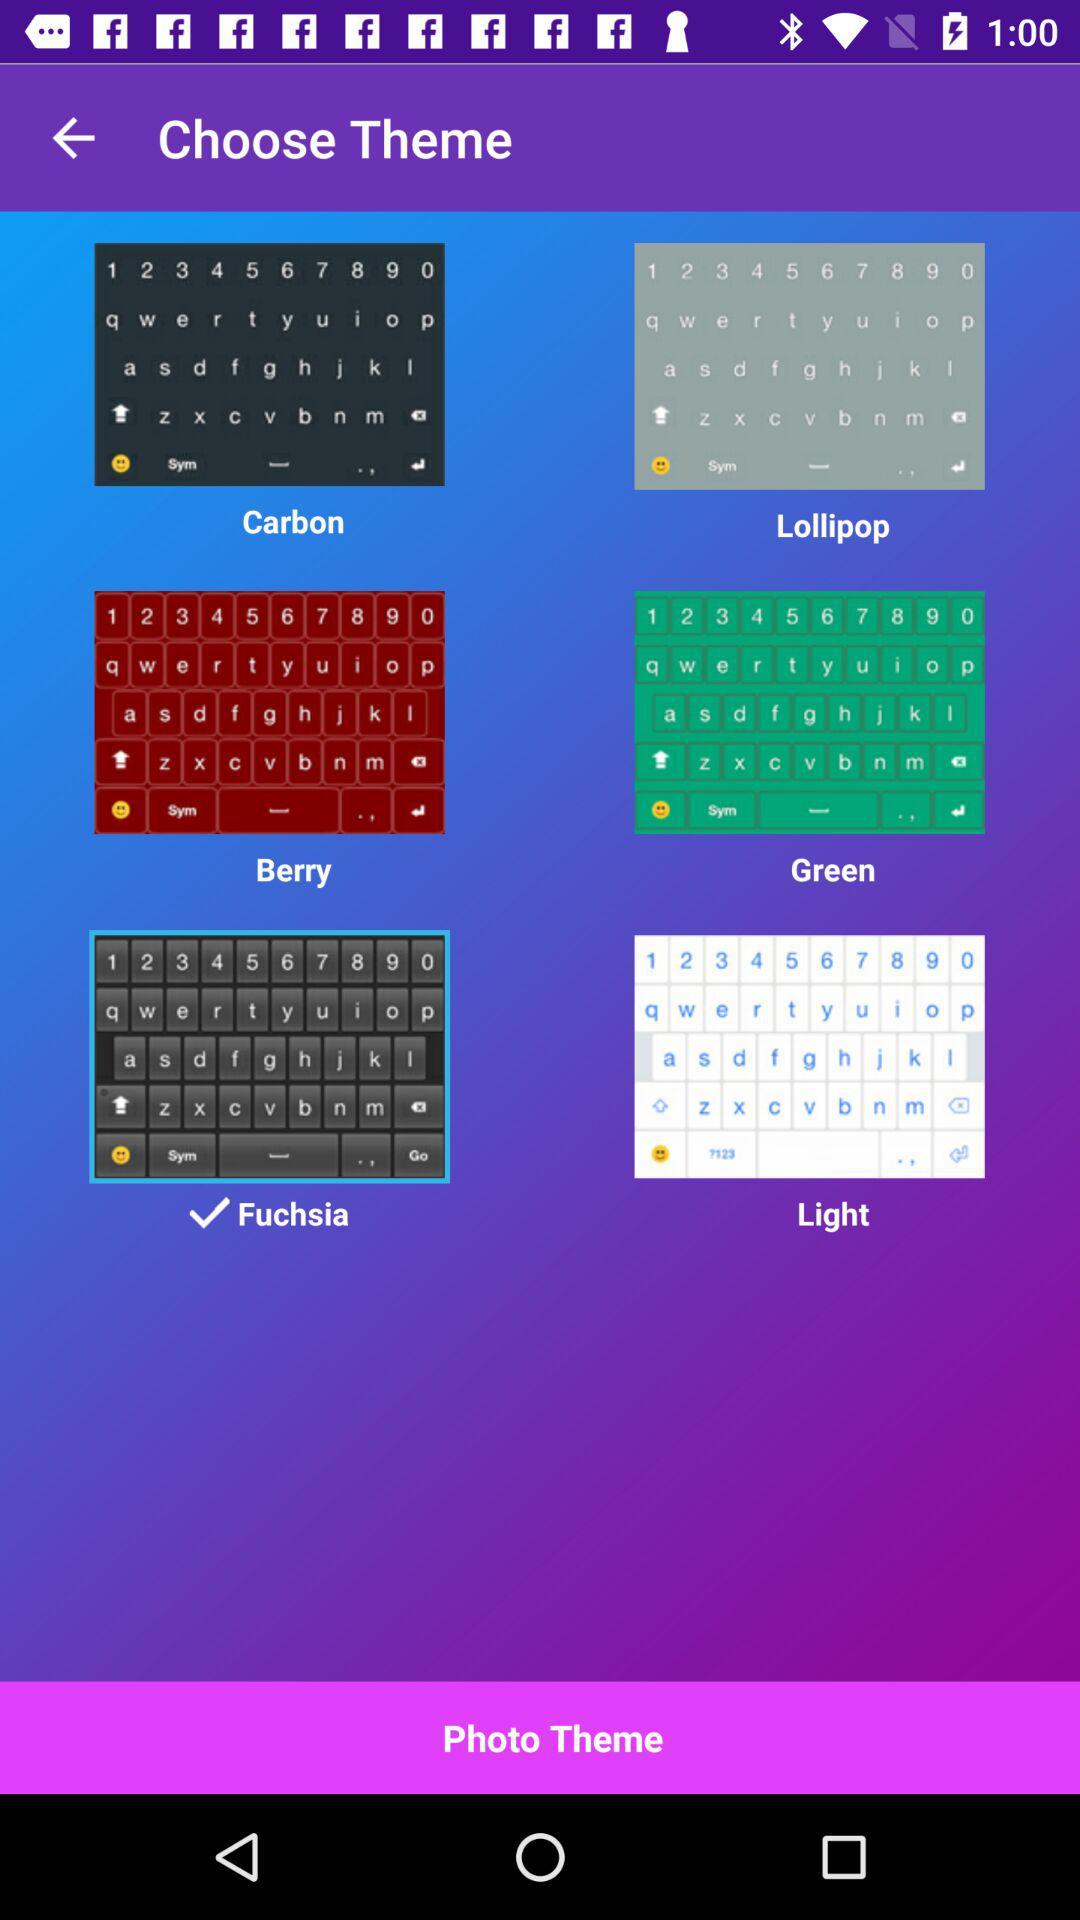 The height and width of the screenshot is (1920, 1080). Describe the element at coordinates (72, 137) in the screenshot. I see `the item to the left of choose theme item` at that location.